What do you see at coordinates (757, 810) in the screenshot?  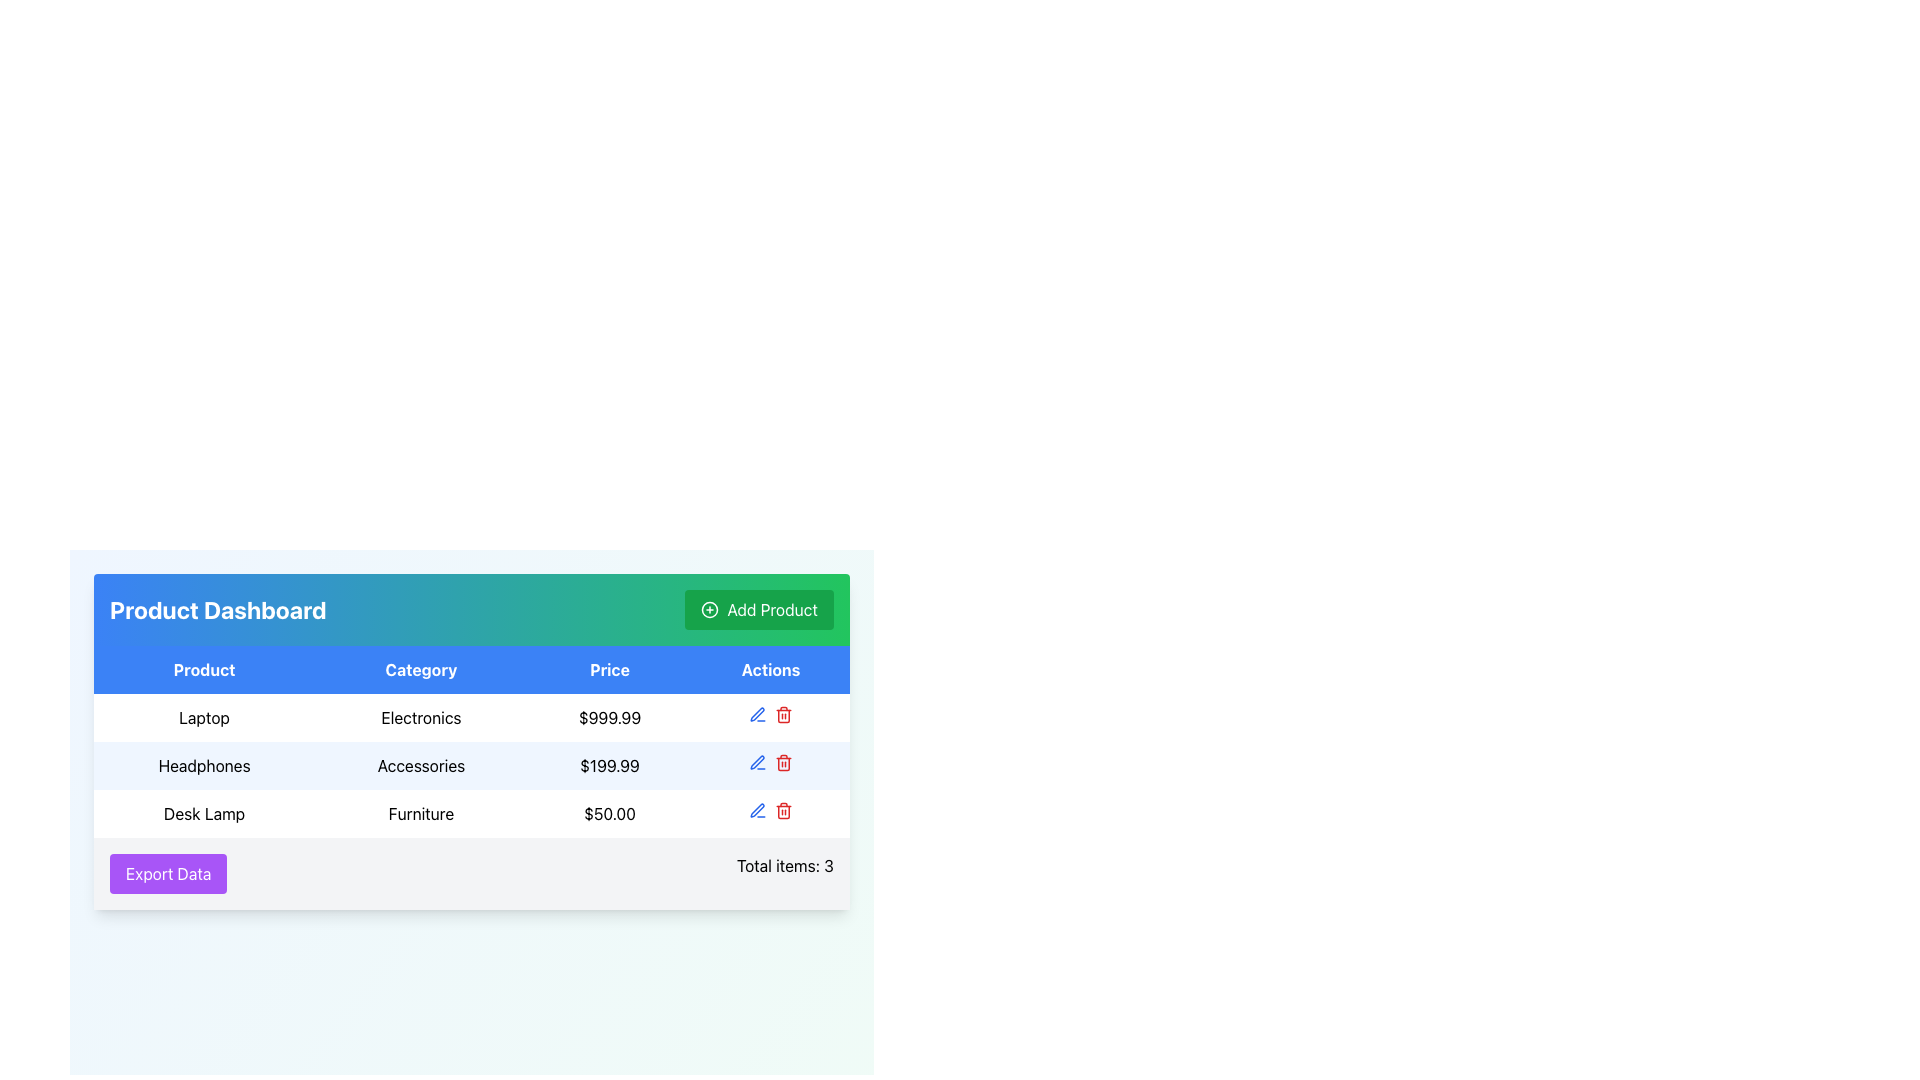 I see `the edit button located in the 'Actions' column of the last row in the table for the 'Desk Lamp' product` at bounding box center [757, 810].